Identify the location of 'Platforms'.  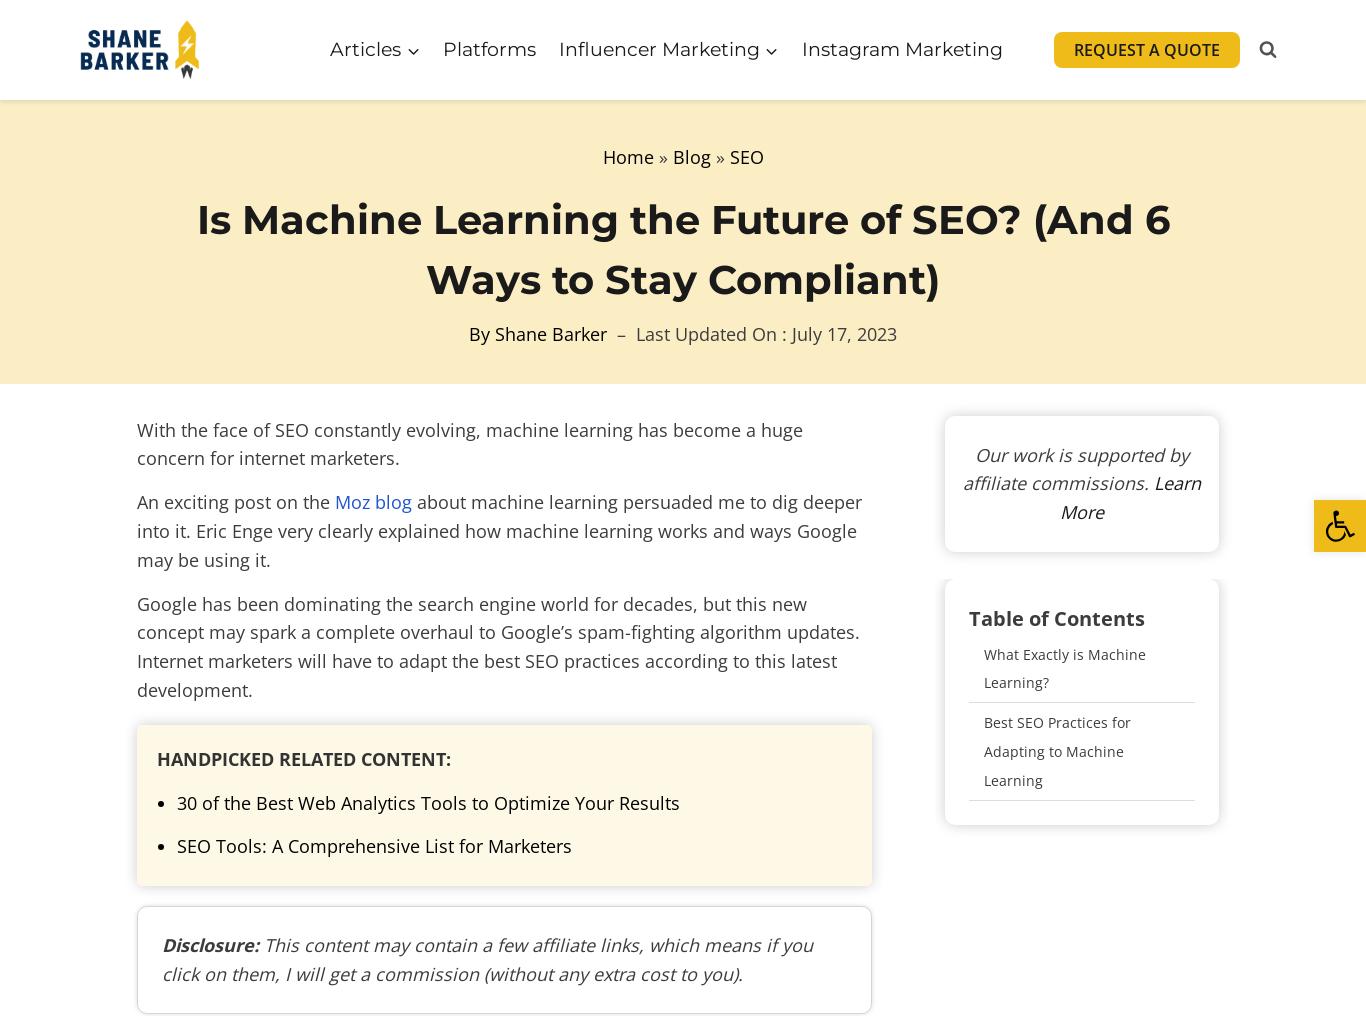
(489, 47).